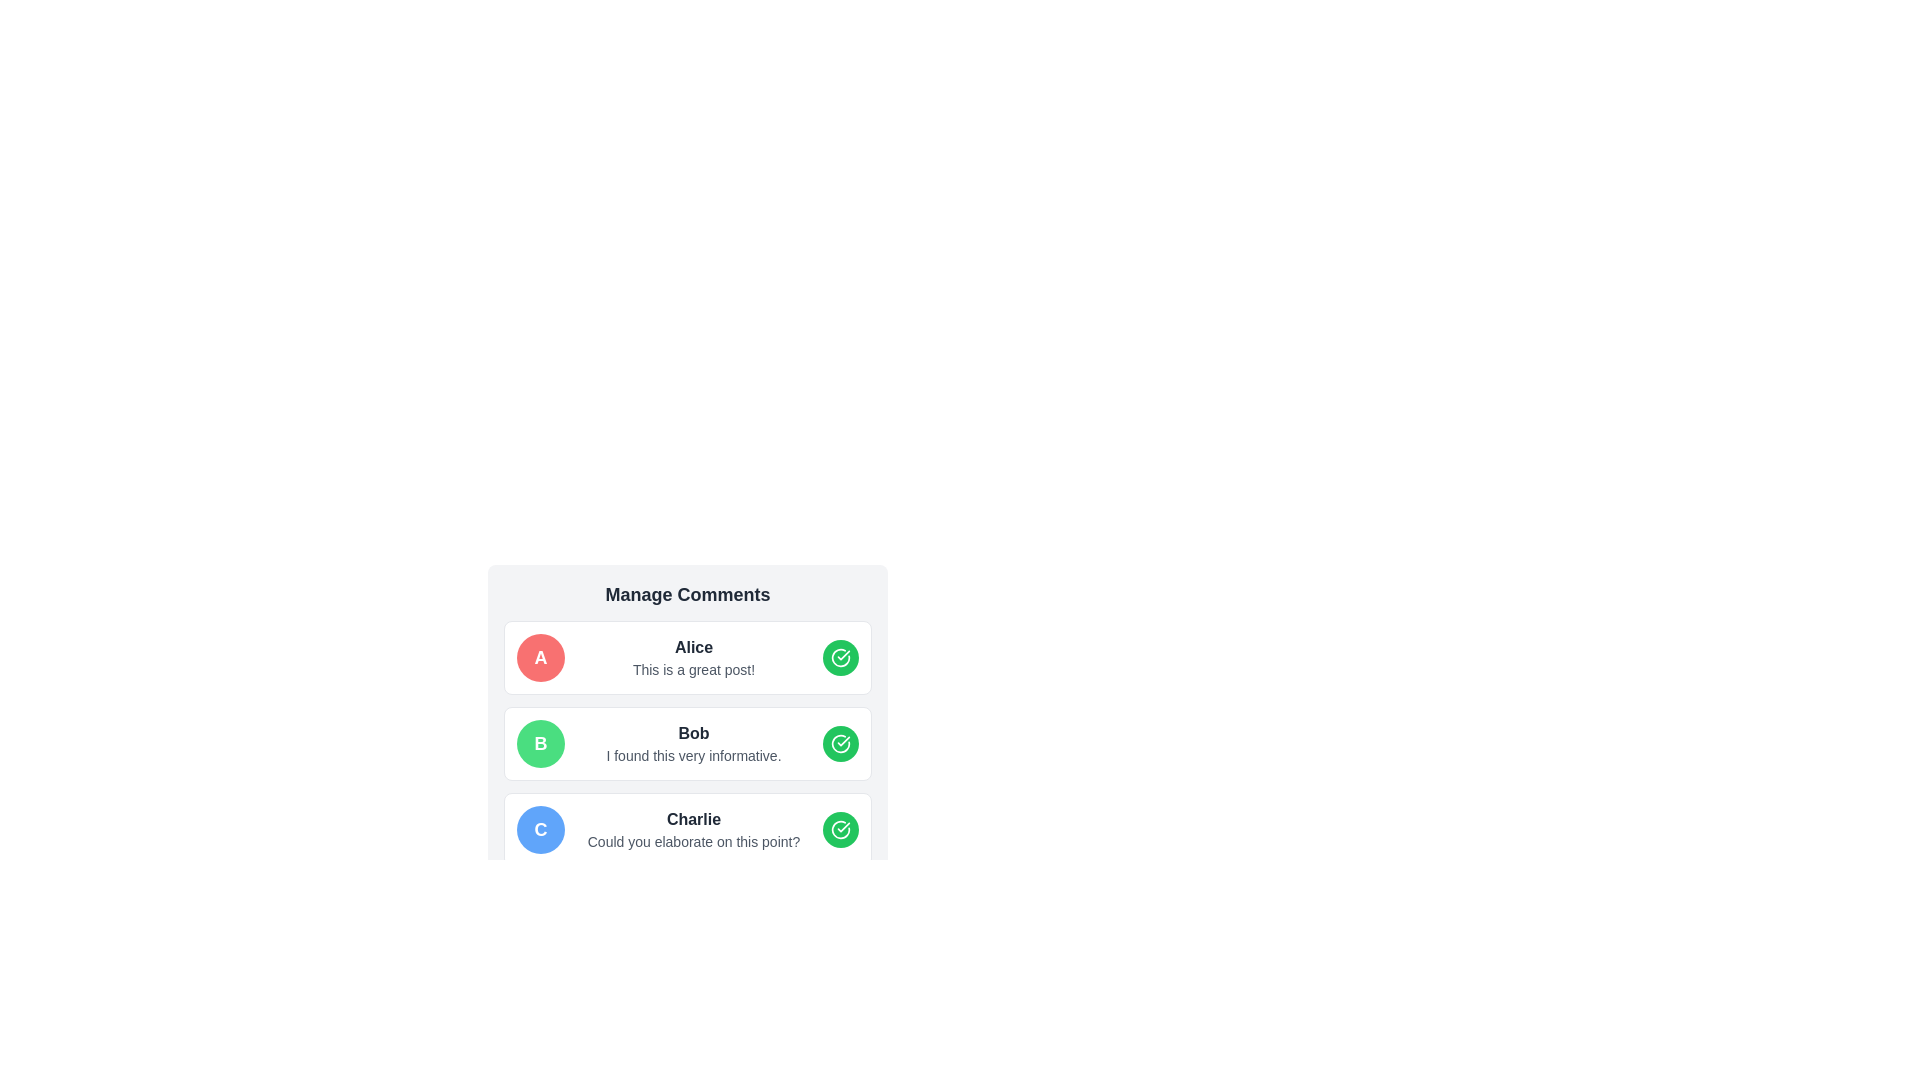 This screenshot has width=1920, height=1080. I want to click on the header or title text of the comment management section, which is located at the top-center of the light gray panel containing comment entries, so click(687, 593).